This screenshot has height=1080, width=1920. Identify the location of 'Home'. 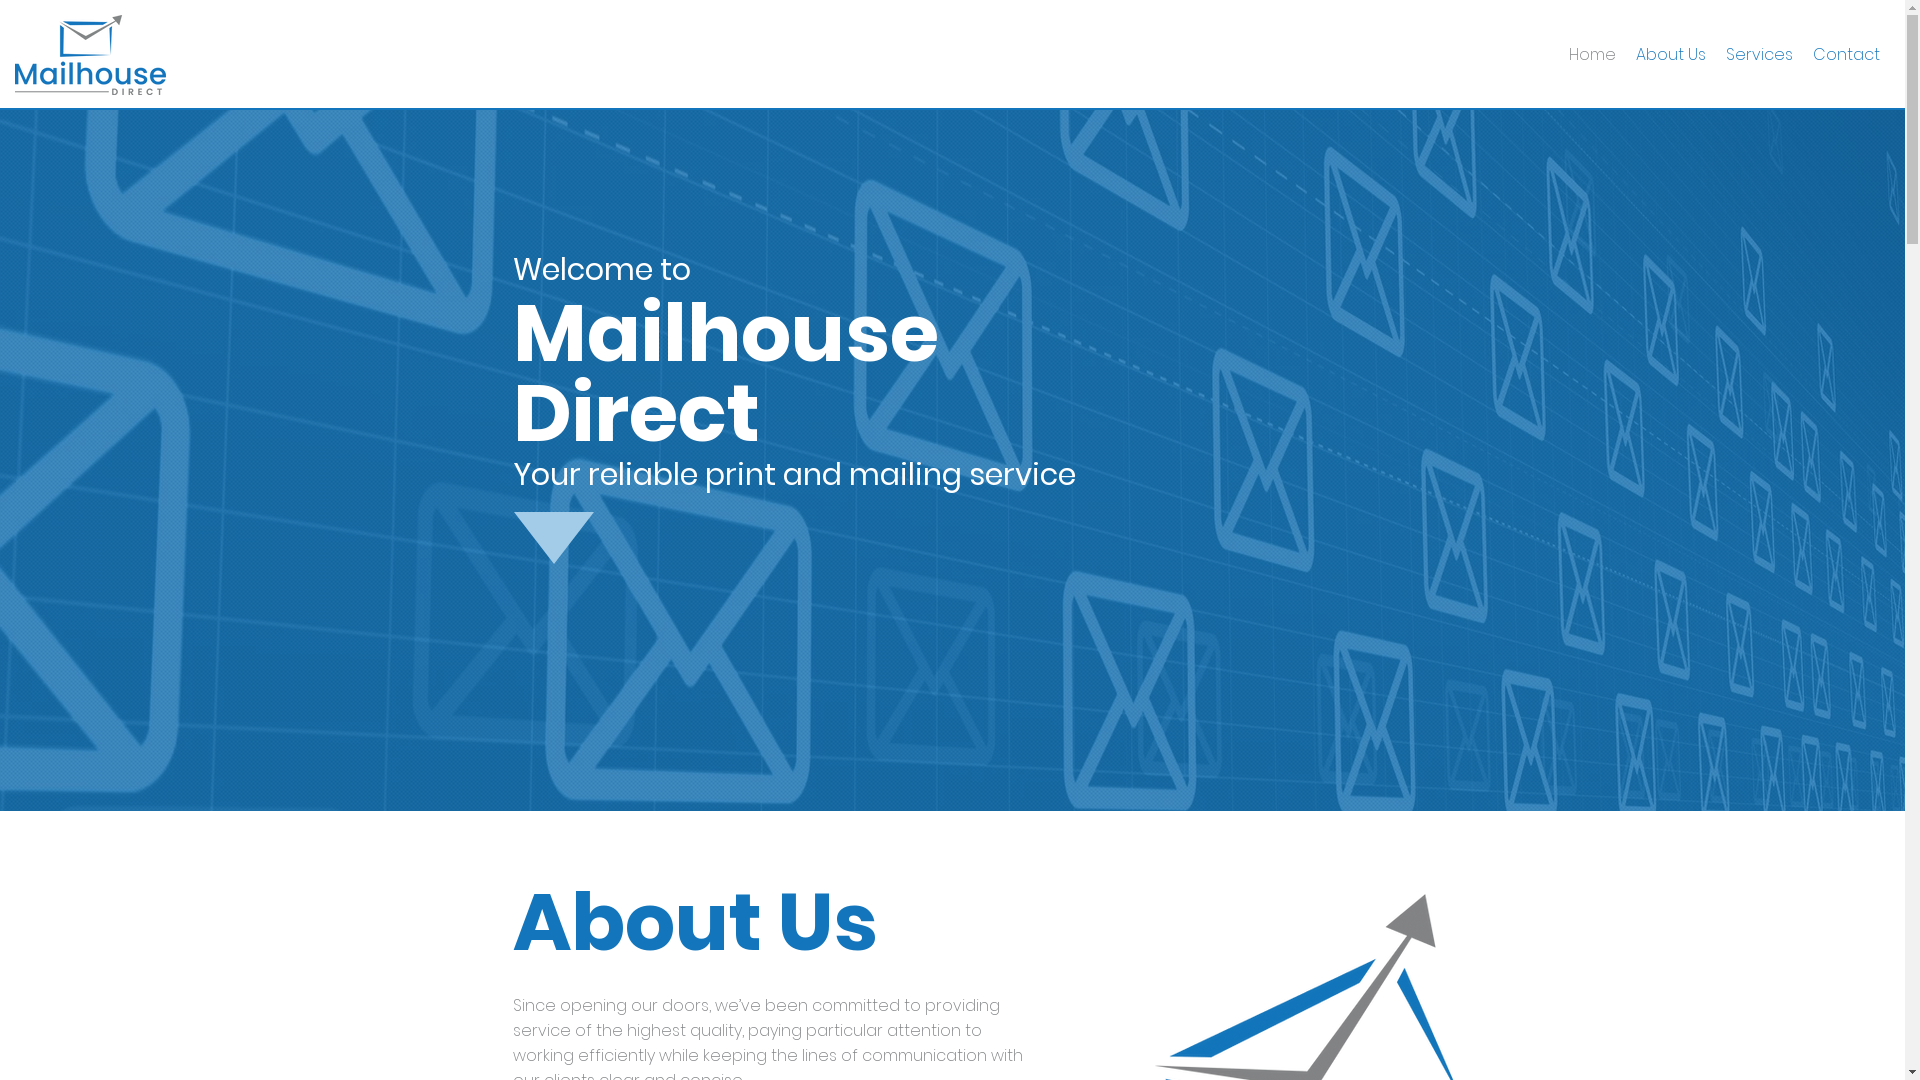
(1558, 53).